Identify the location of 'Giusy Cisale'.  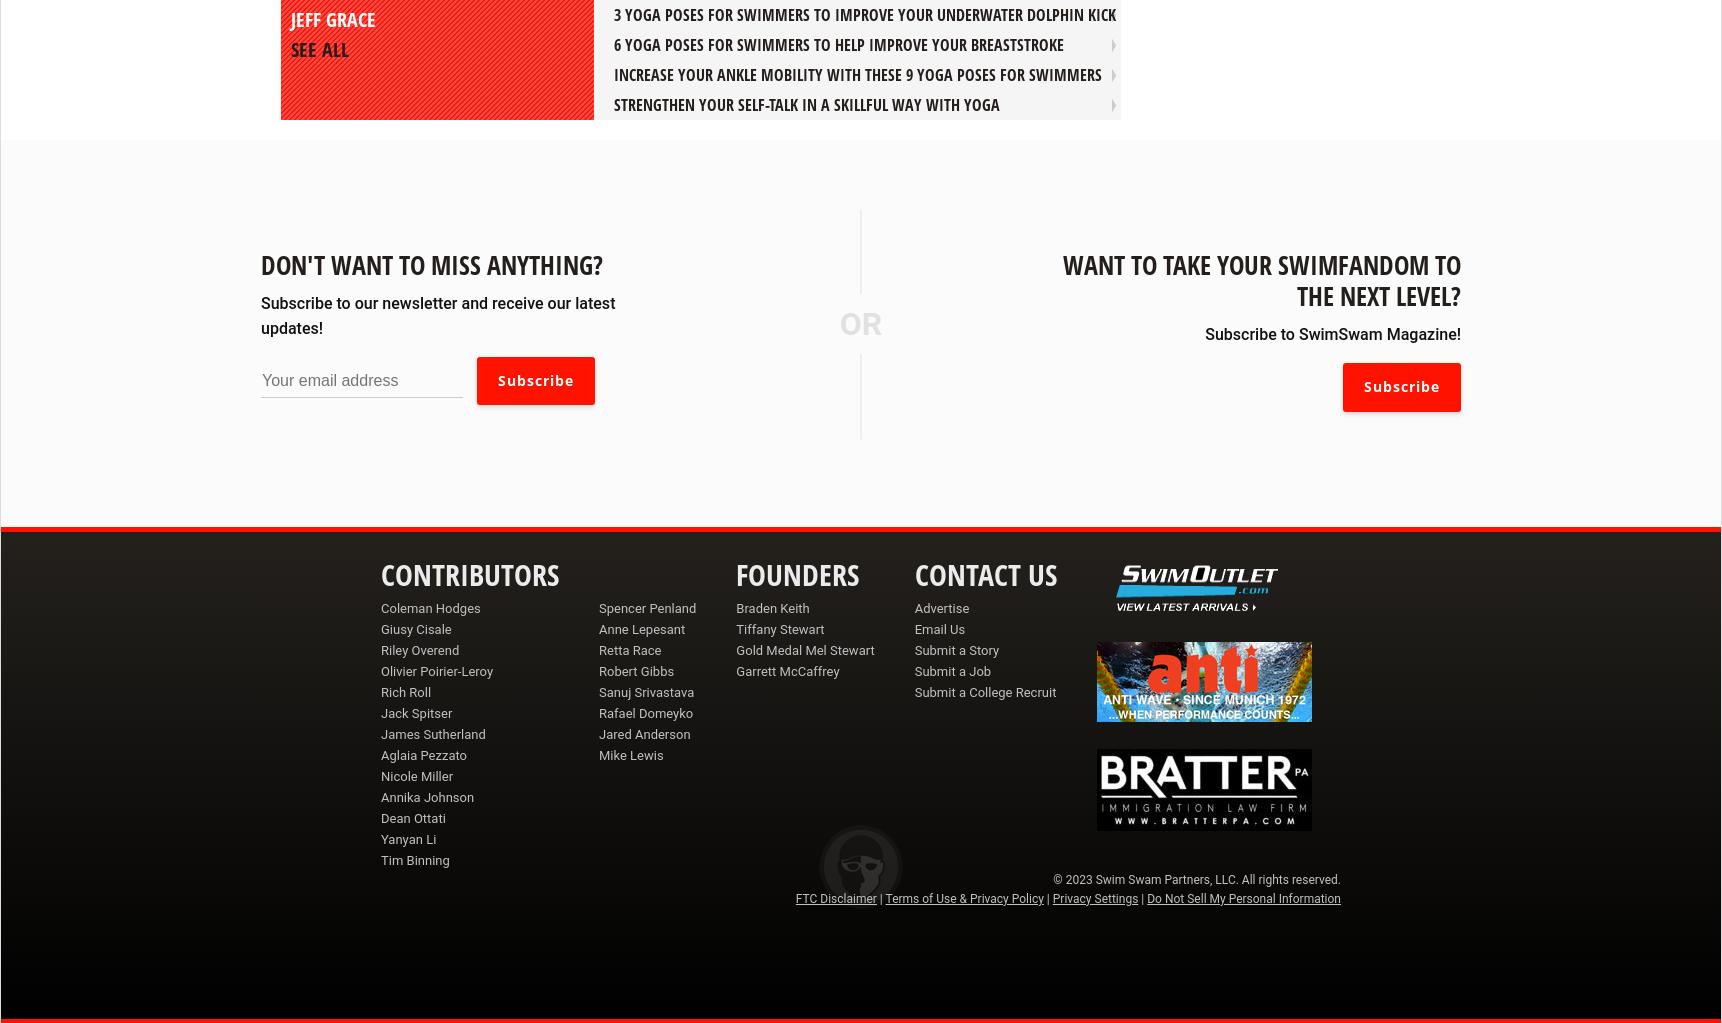
(416, 627).